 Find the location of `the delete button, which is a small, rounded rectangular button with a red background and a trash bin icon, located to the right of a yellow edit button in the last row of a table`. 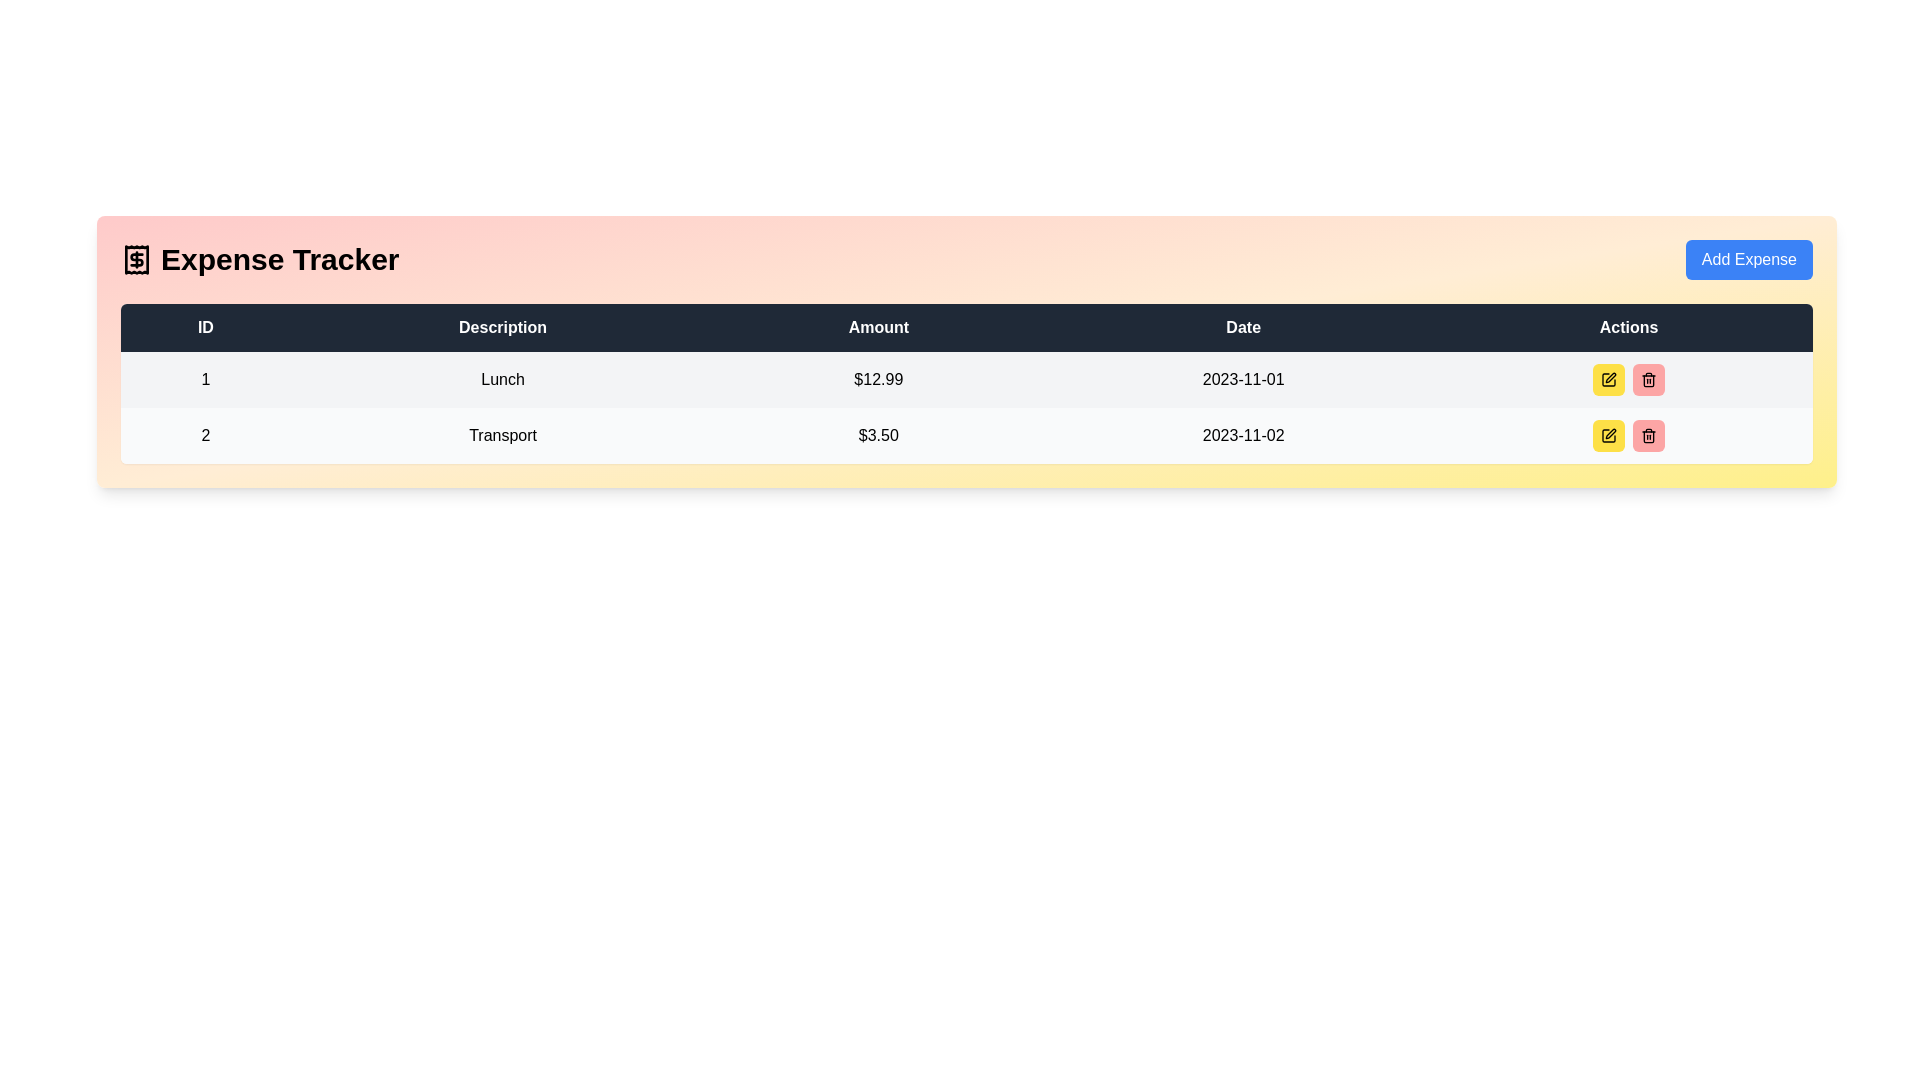

the delete button, which is a small, rounded rectangular button with a red background and a trash bin icon, located to the right of a yellow edit button in the last row of a table is located at coordinates (1649, 434).